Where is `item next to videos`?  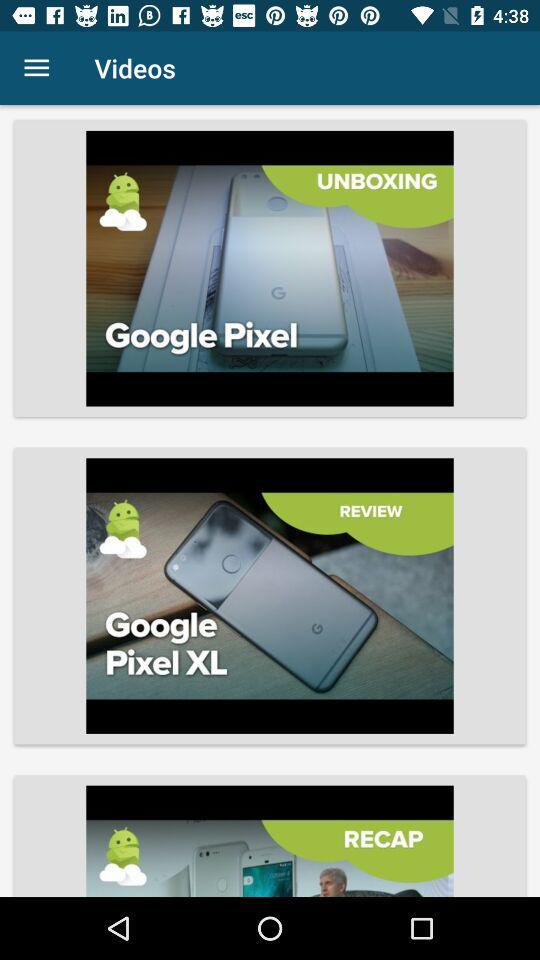 item next to videos is located at coordinates (36, 68).